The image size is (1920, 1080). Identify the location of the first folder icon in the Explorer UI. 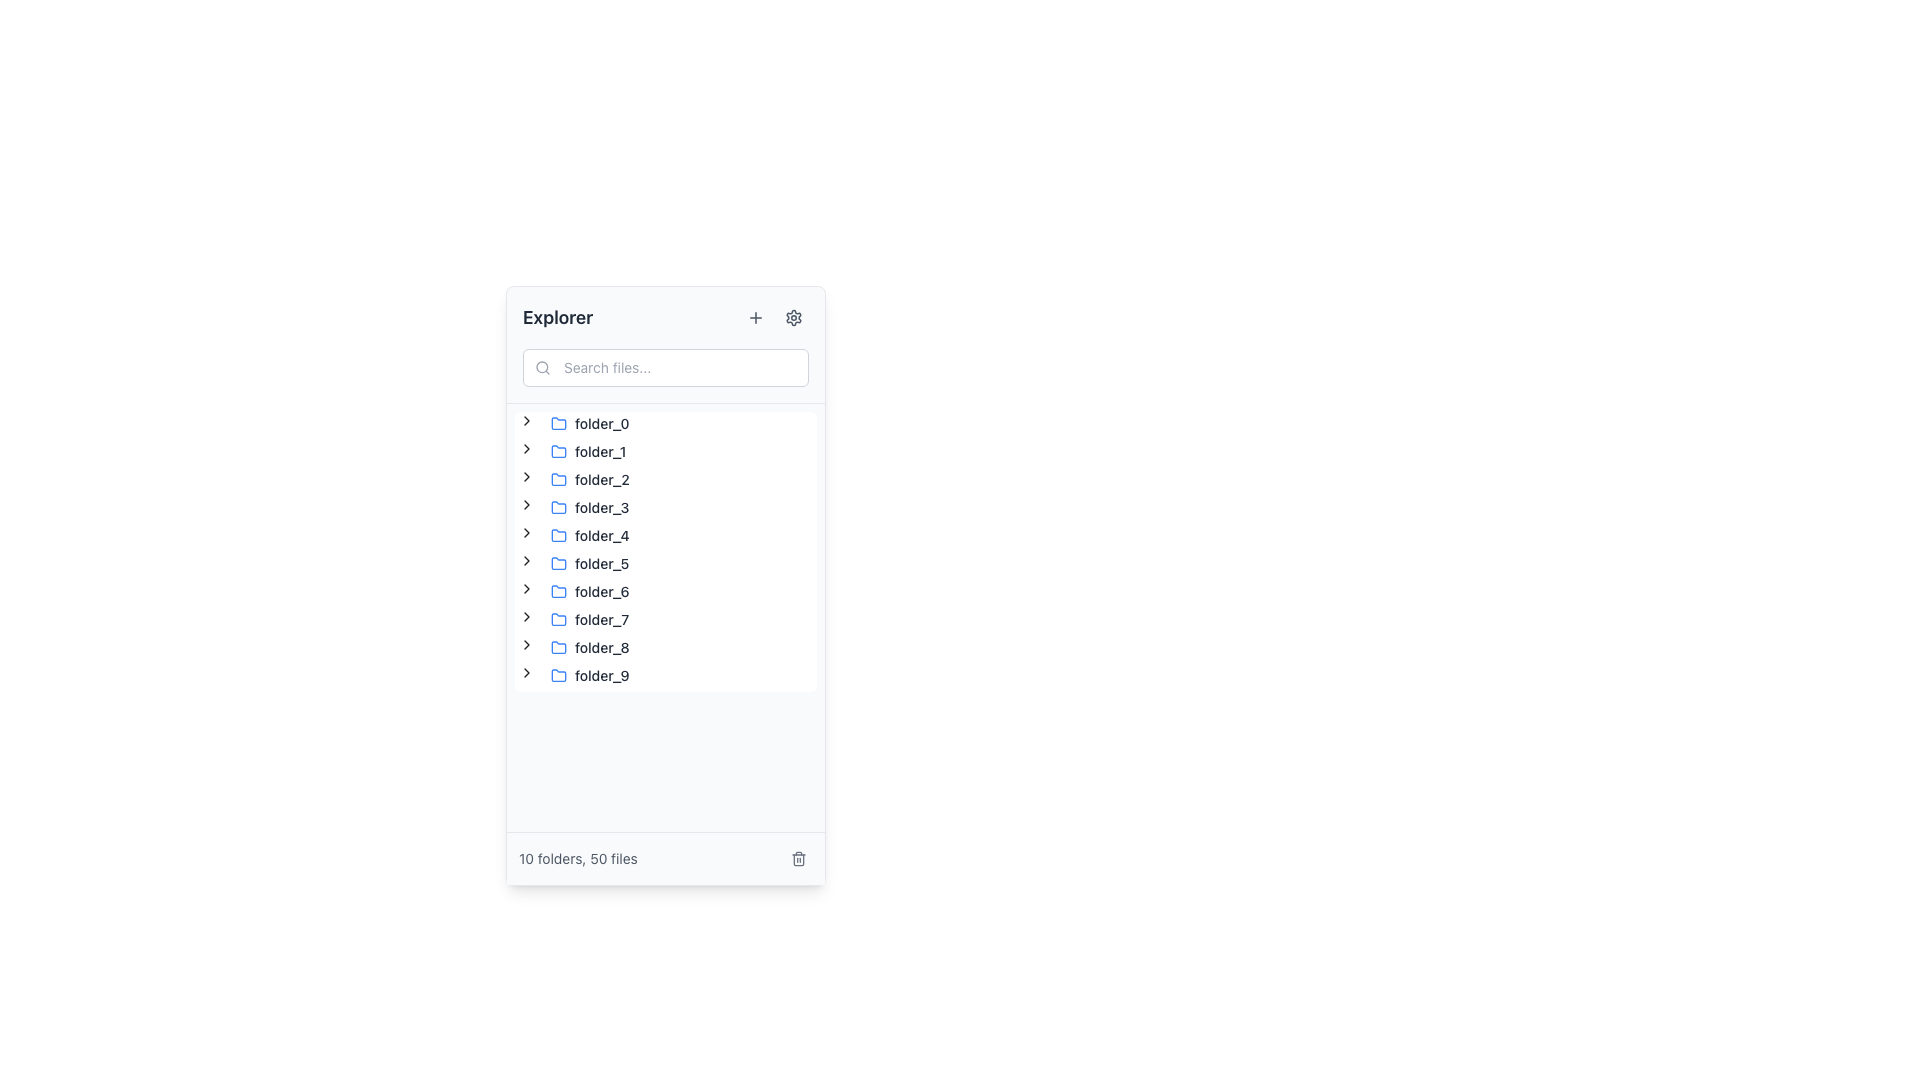
(558, 422).